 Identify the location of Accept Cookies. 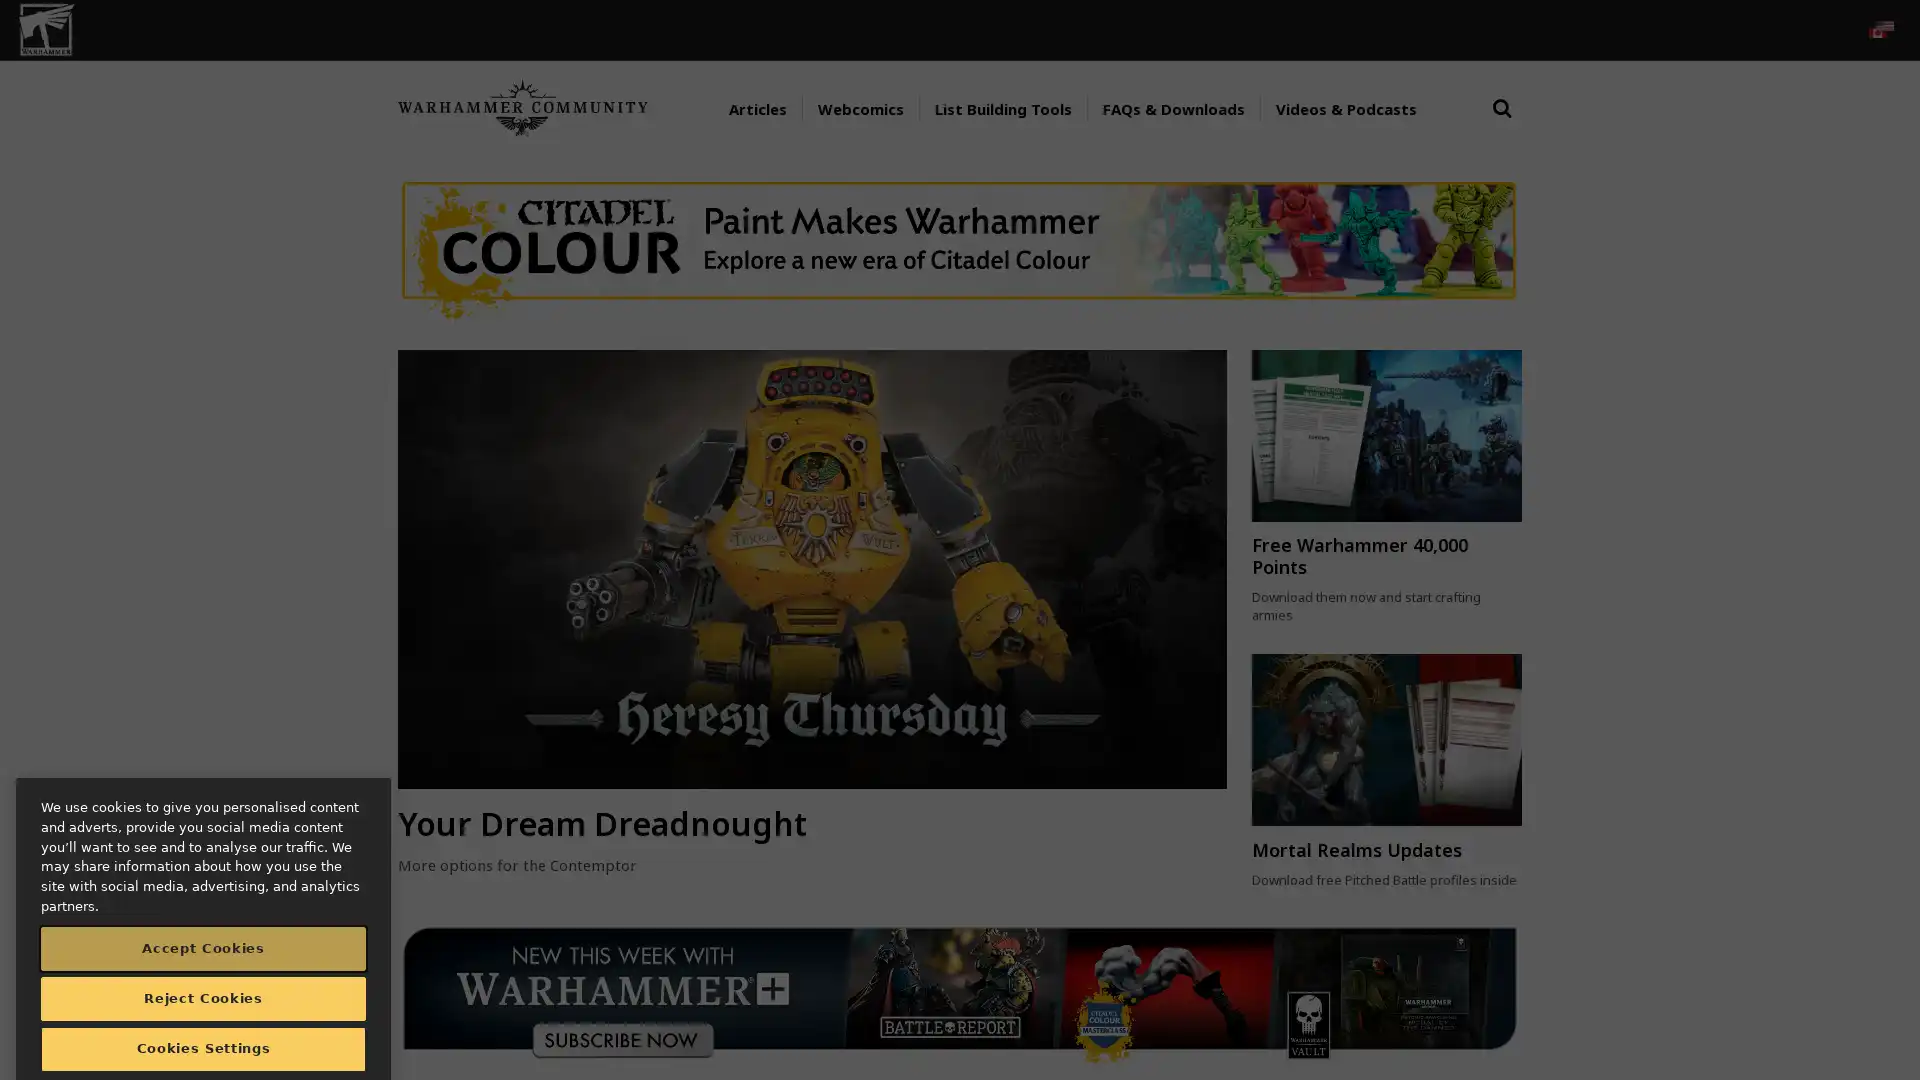
(203, 910).